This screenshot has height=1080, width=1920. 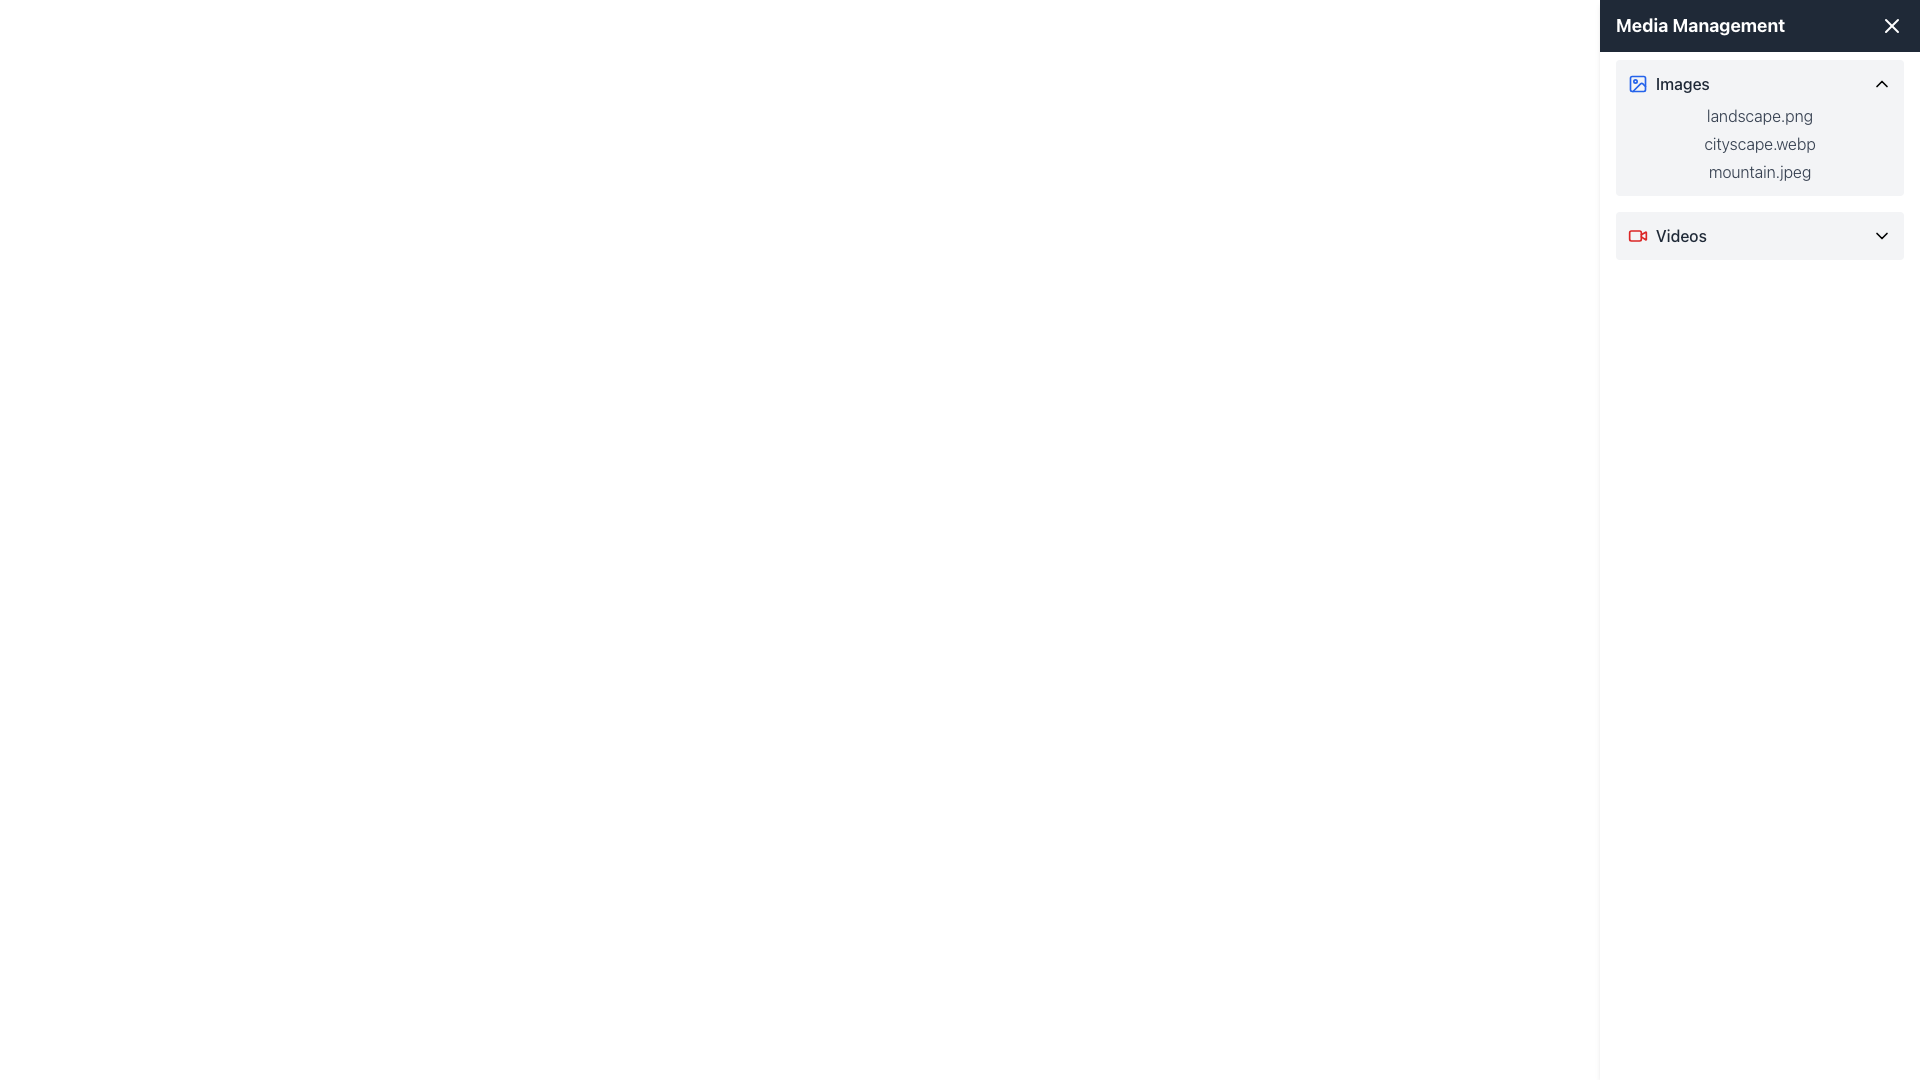 I want to click on the Text Label in the 'Media Management' section, so click(x=1681, y=83).